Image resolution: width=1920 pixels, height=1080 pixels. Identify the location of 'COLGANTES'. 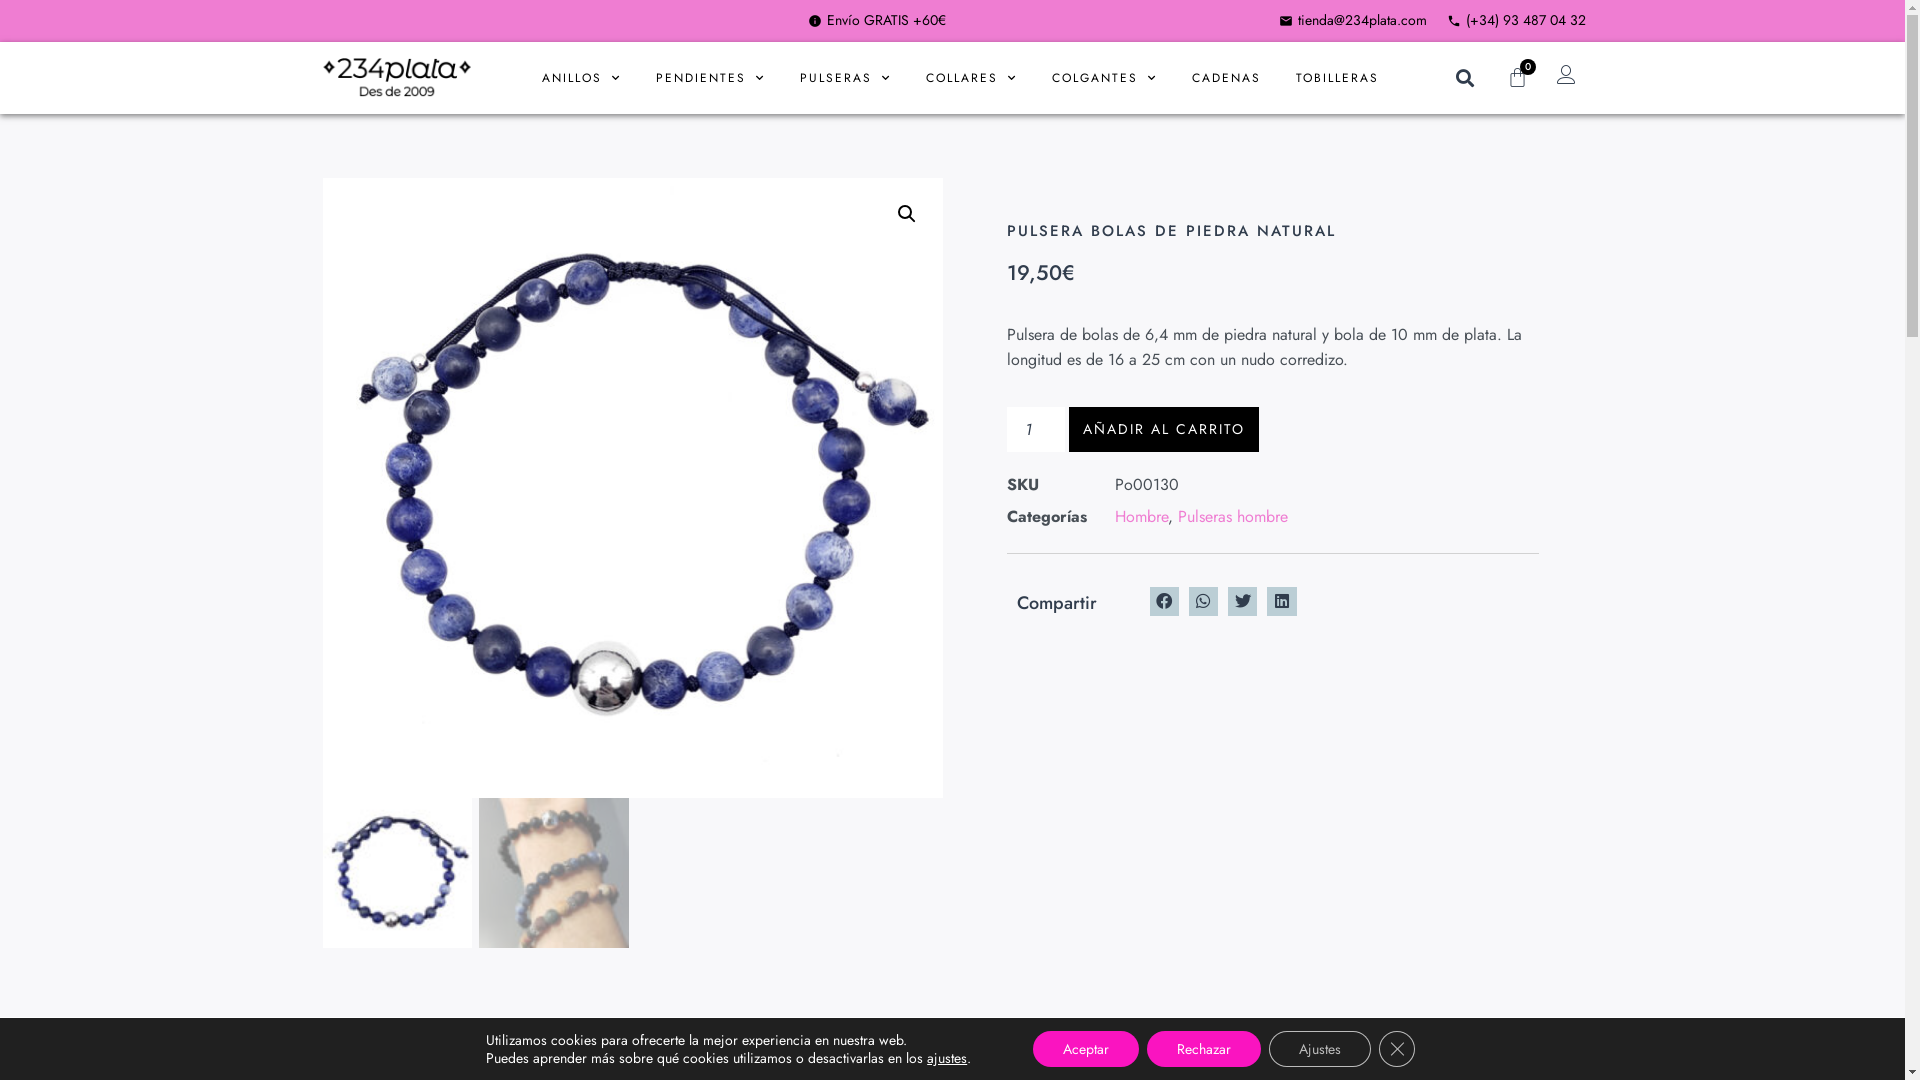
(1103, 76).